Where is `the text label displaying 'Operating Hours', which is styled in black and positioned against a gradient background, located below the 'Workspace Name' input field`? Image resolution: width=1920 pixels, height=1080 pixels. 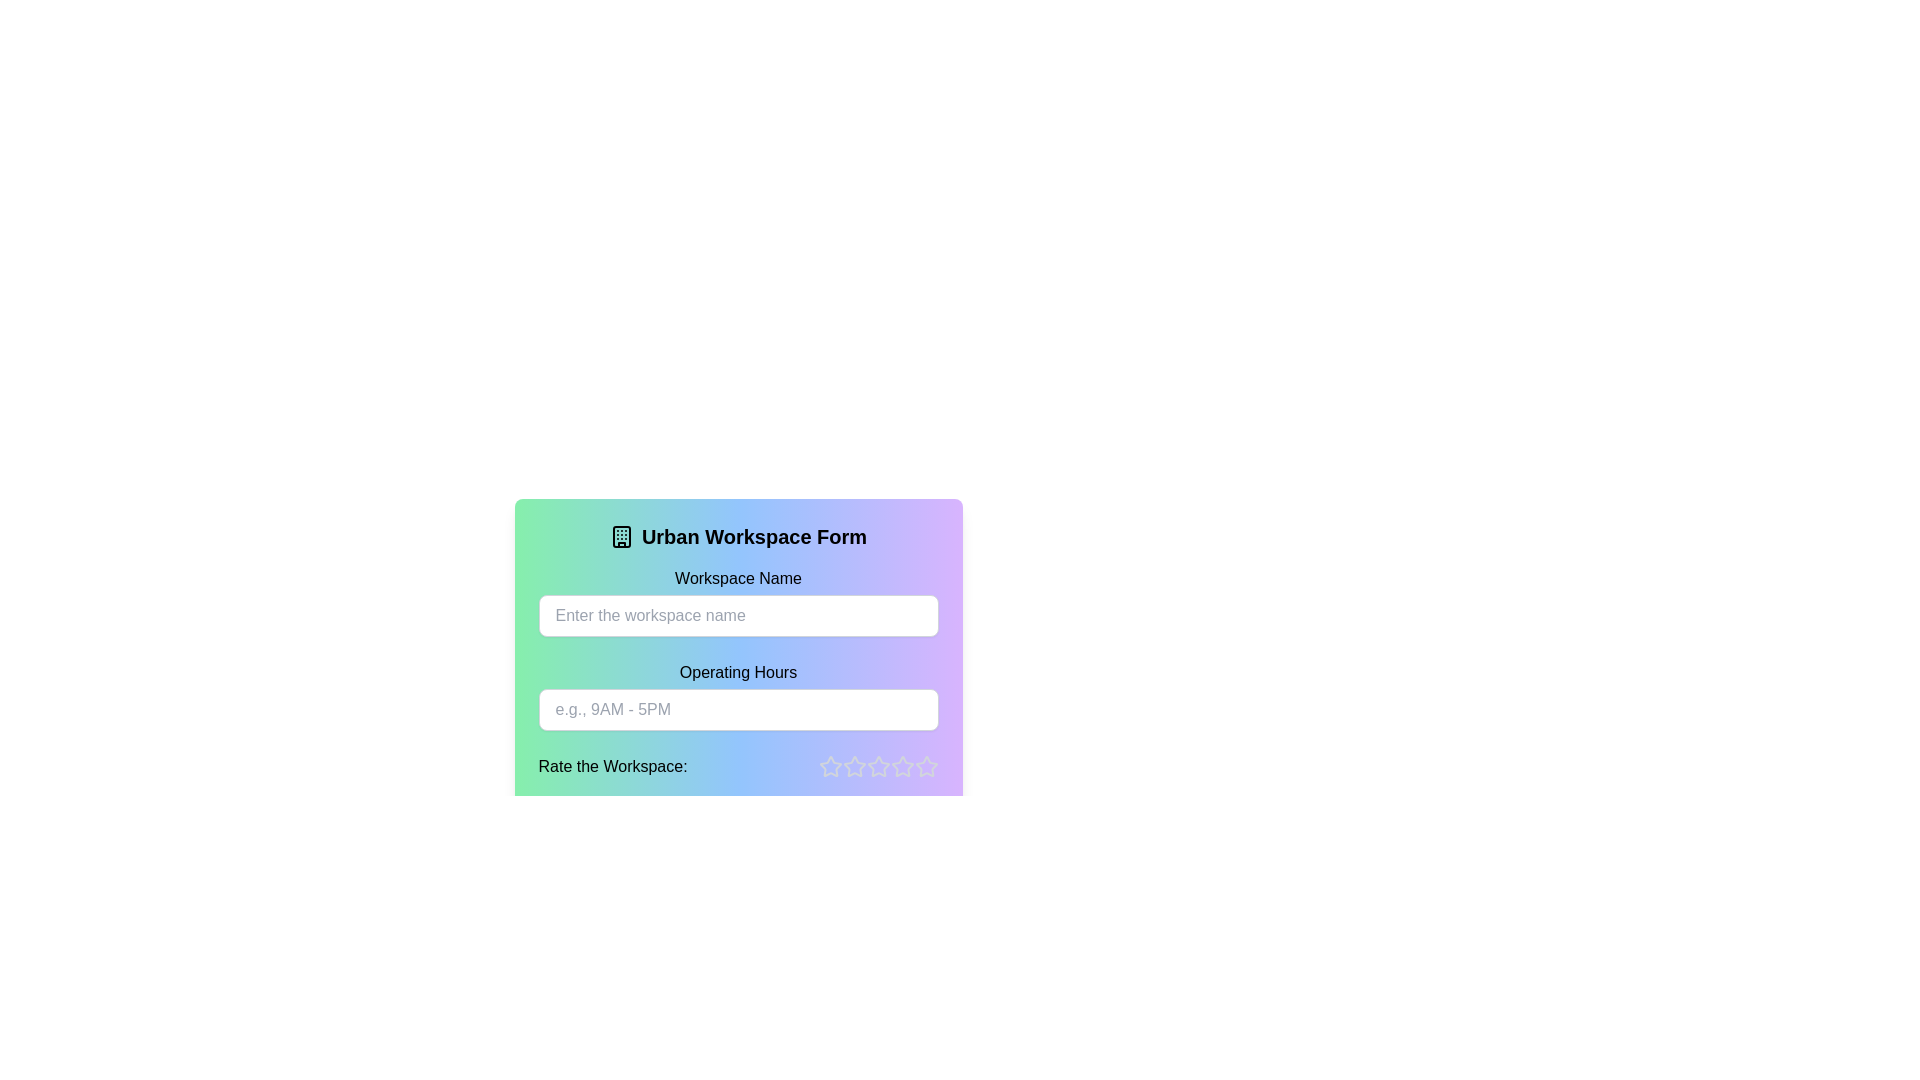
the text label displaying 'Operating Hours', which is styled in black and positioned against a gradient background, located below the 'Workspace Name' input field is located at coordinates (737, 672).